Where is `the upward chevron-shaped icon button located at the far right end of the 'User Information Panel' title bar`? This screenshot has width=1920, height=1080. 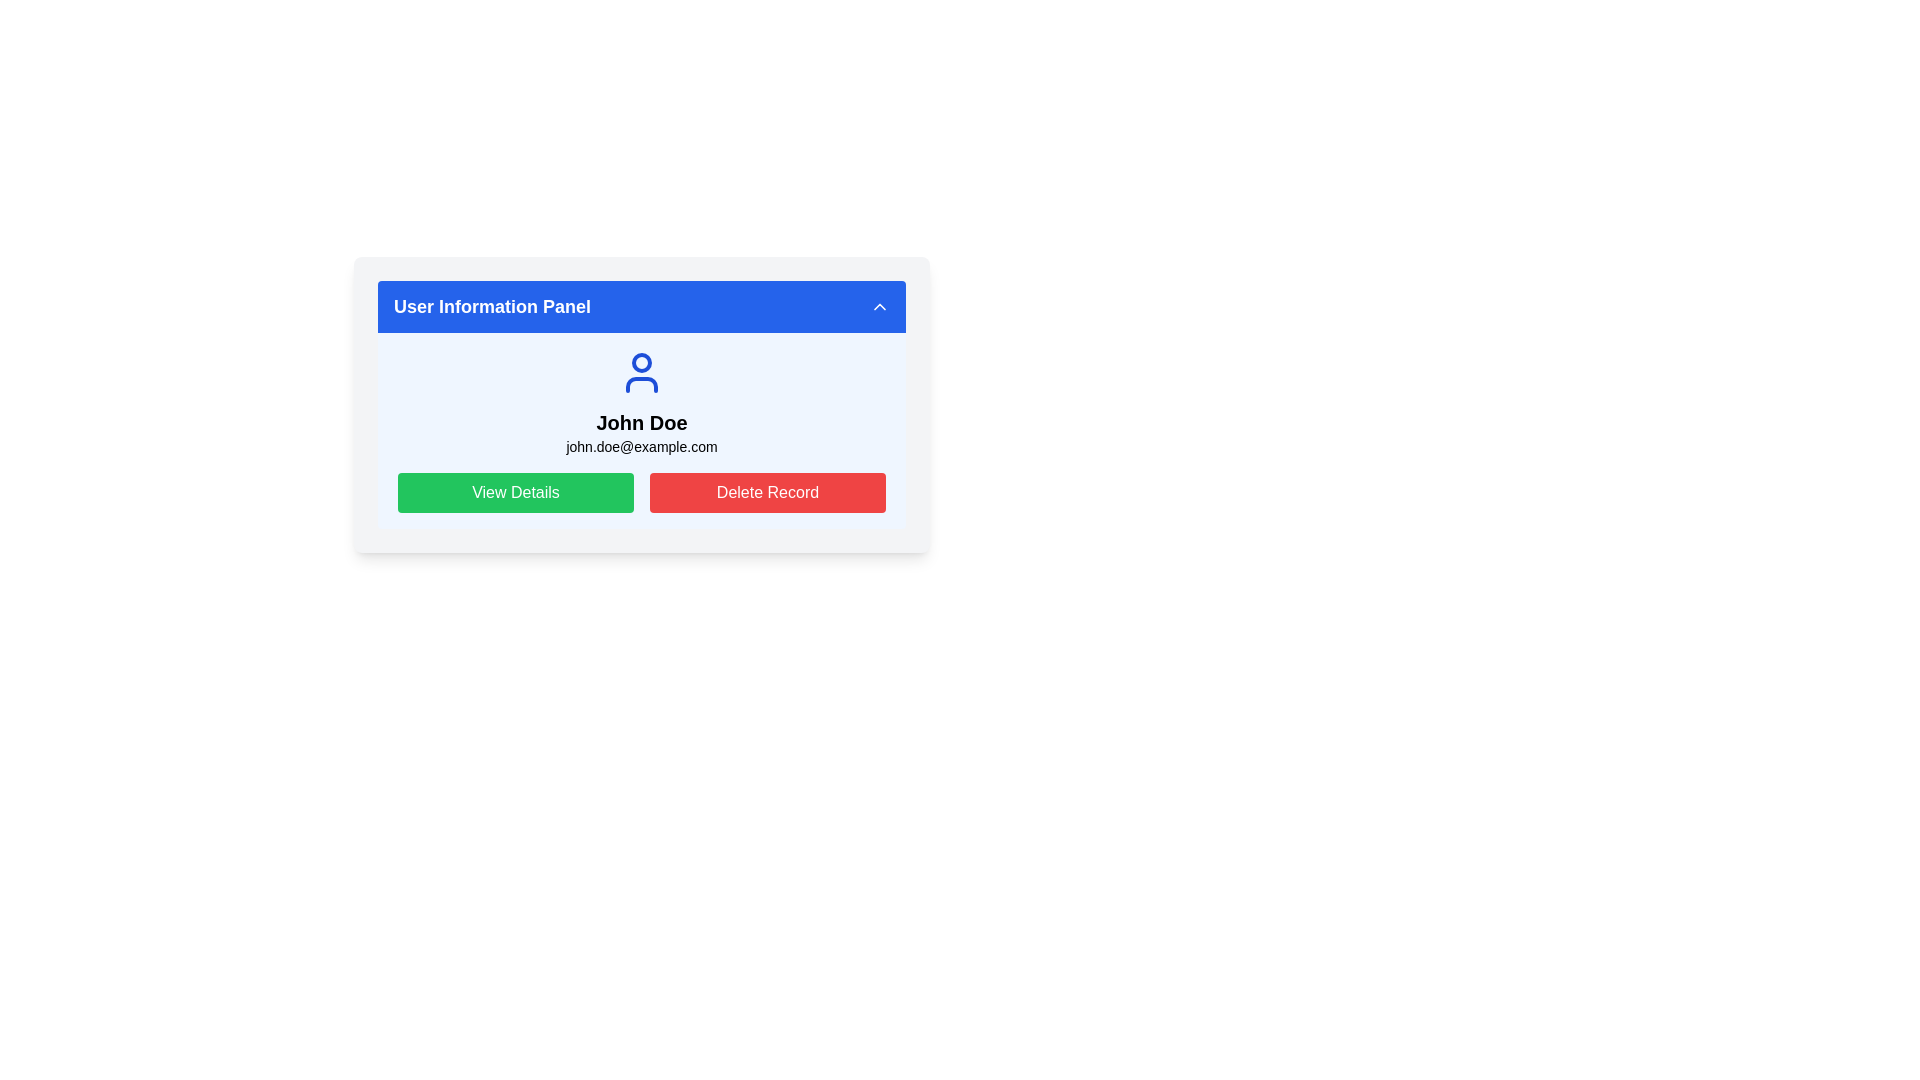
the upward chevron-shaped icon button located at the far right end of the 'User Information Panel' title bar is located at coordinates (879, 307).